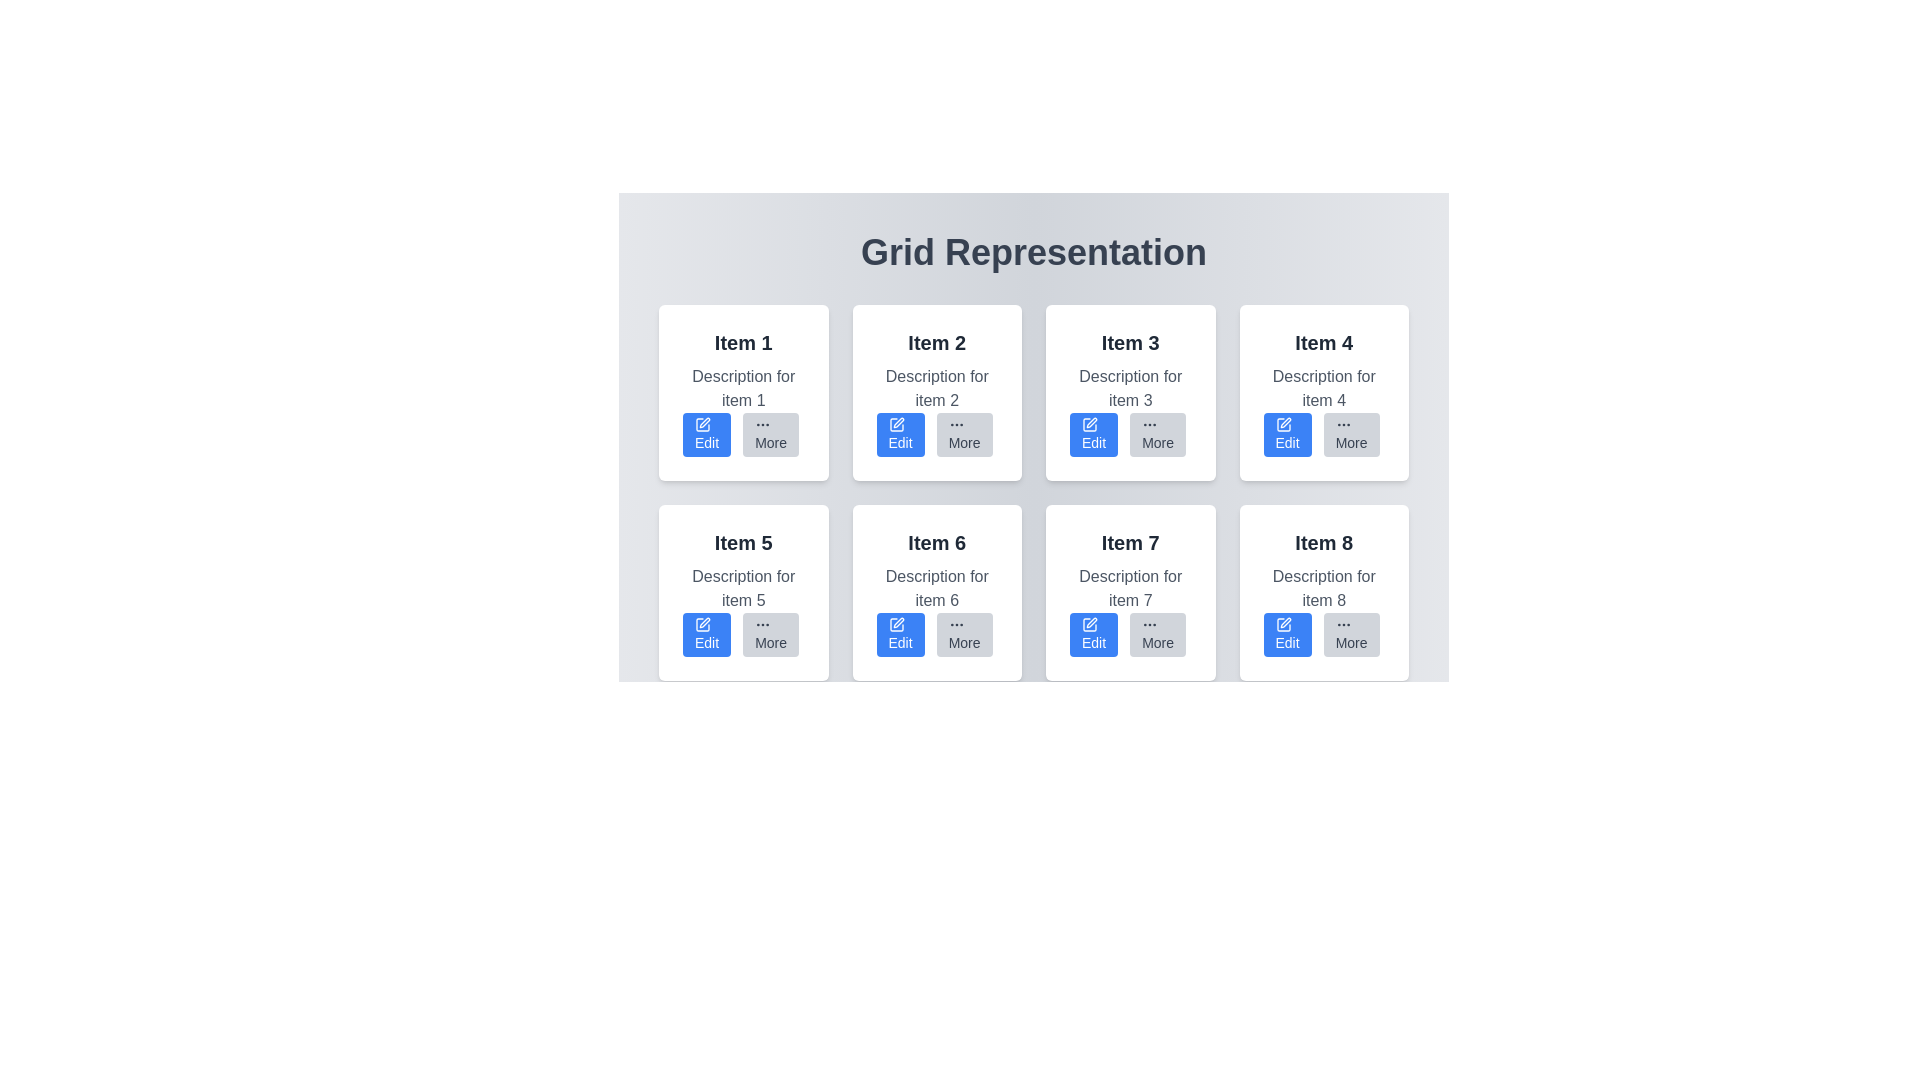 This screenshot has width=1920, height=1080. Describe the element at coordinates (1287, 834) in the screenshot. I see `the first button in the row of action buttons at the bottom of the card titled 'Item 8' to observe hover effects` at that location.